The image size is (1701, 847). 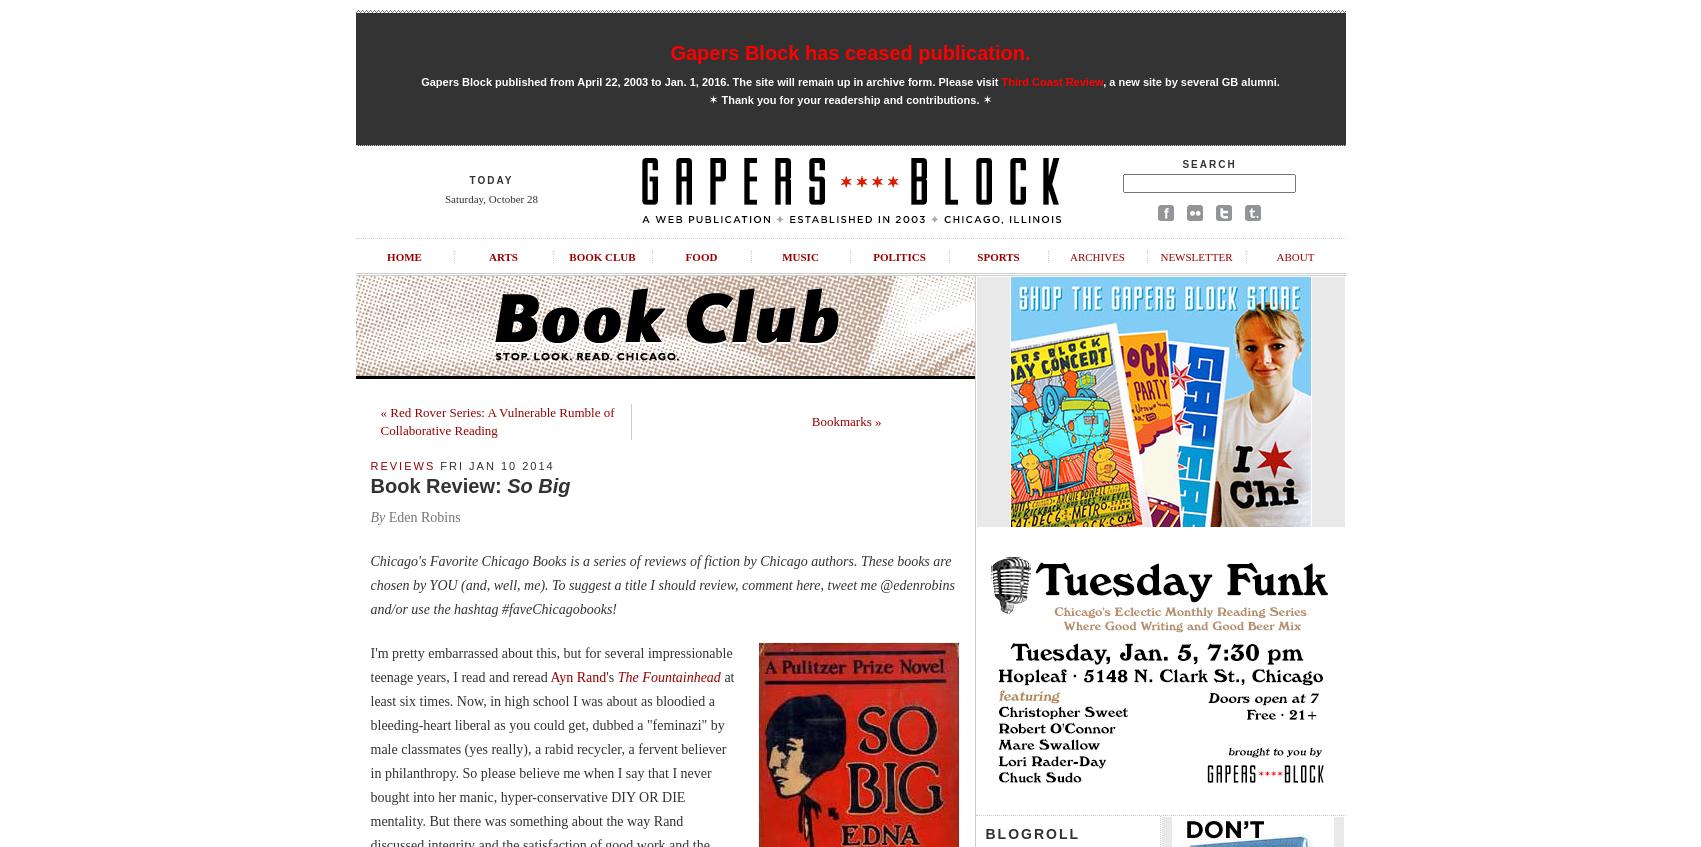 What do you see at coordinates (1095, 255) in the screenshot?
I see `'Archives'` at bounding box center [1095, 255].